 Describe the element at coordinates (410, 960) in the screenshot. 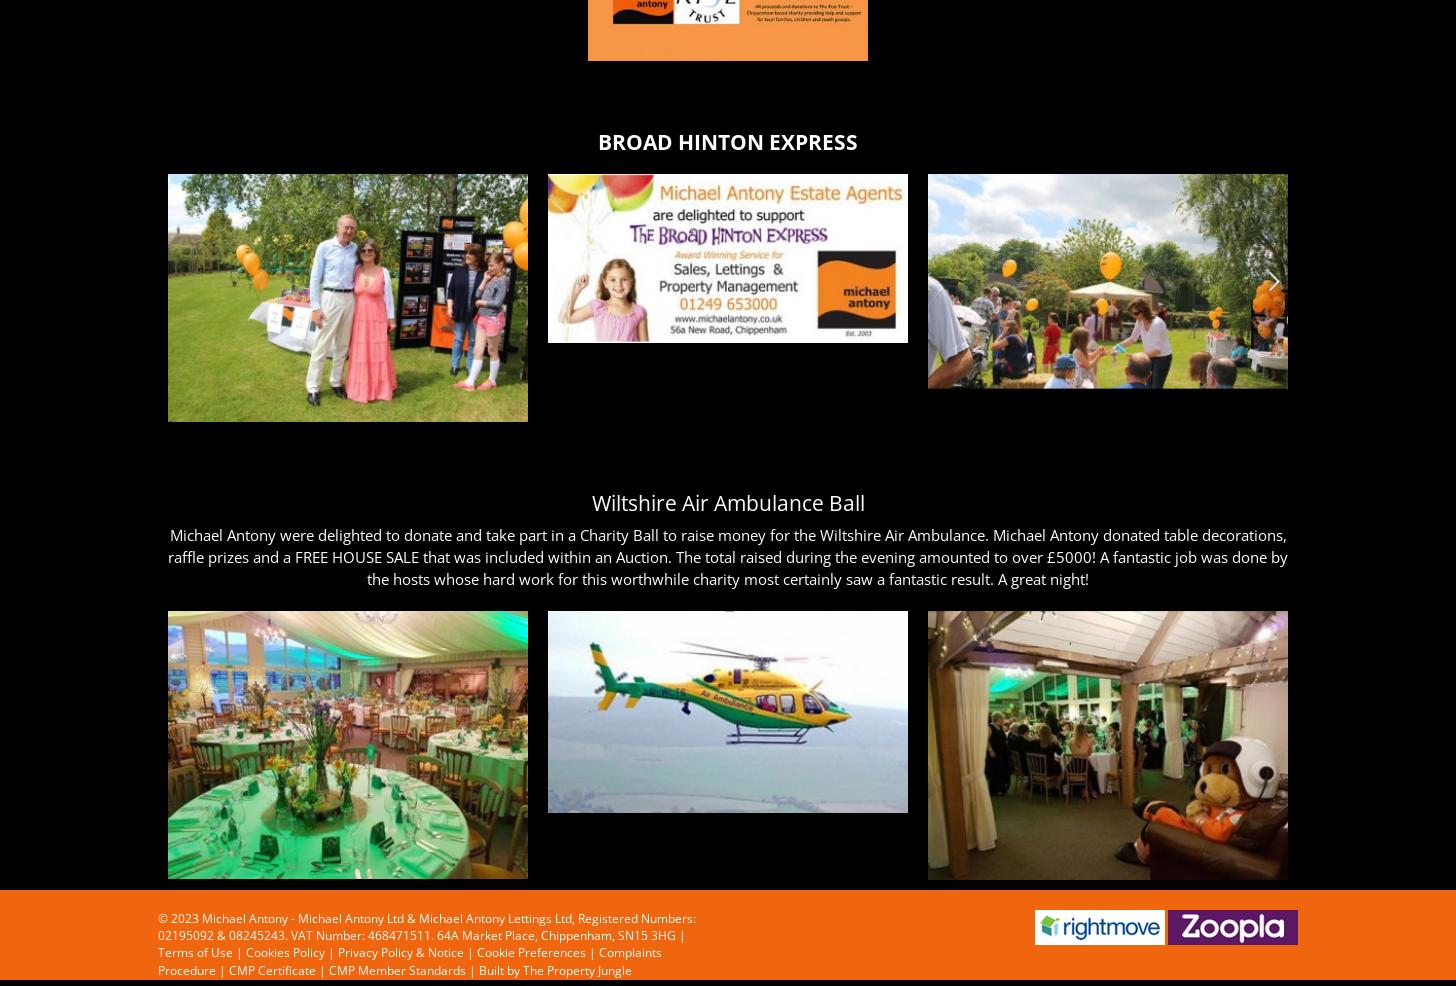

I see `'Complaints Procedure'` at that location.